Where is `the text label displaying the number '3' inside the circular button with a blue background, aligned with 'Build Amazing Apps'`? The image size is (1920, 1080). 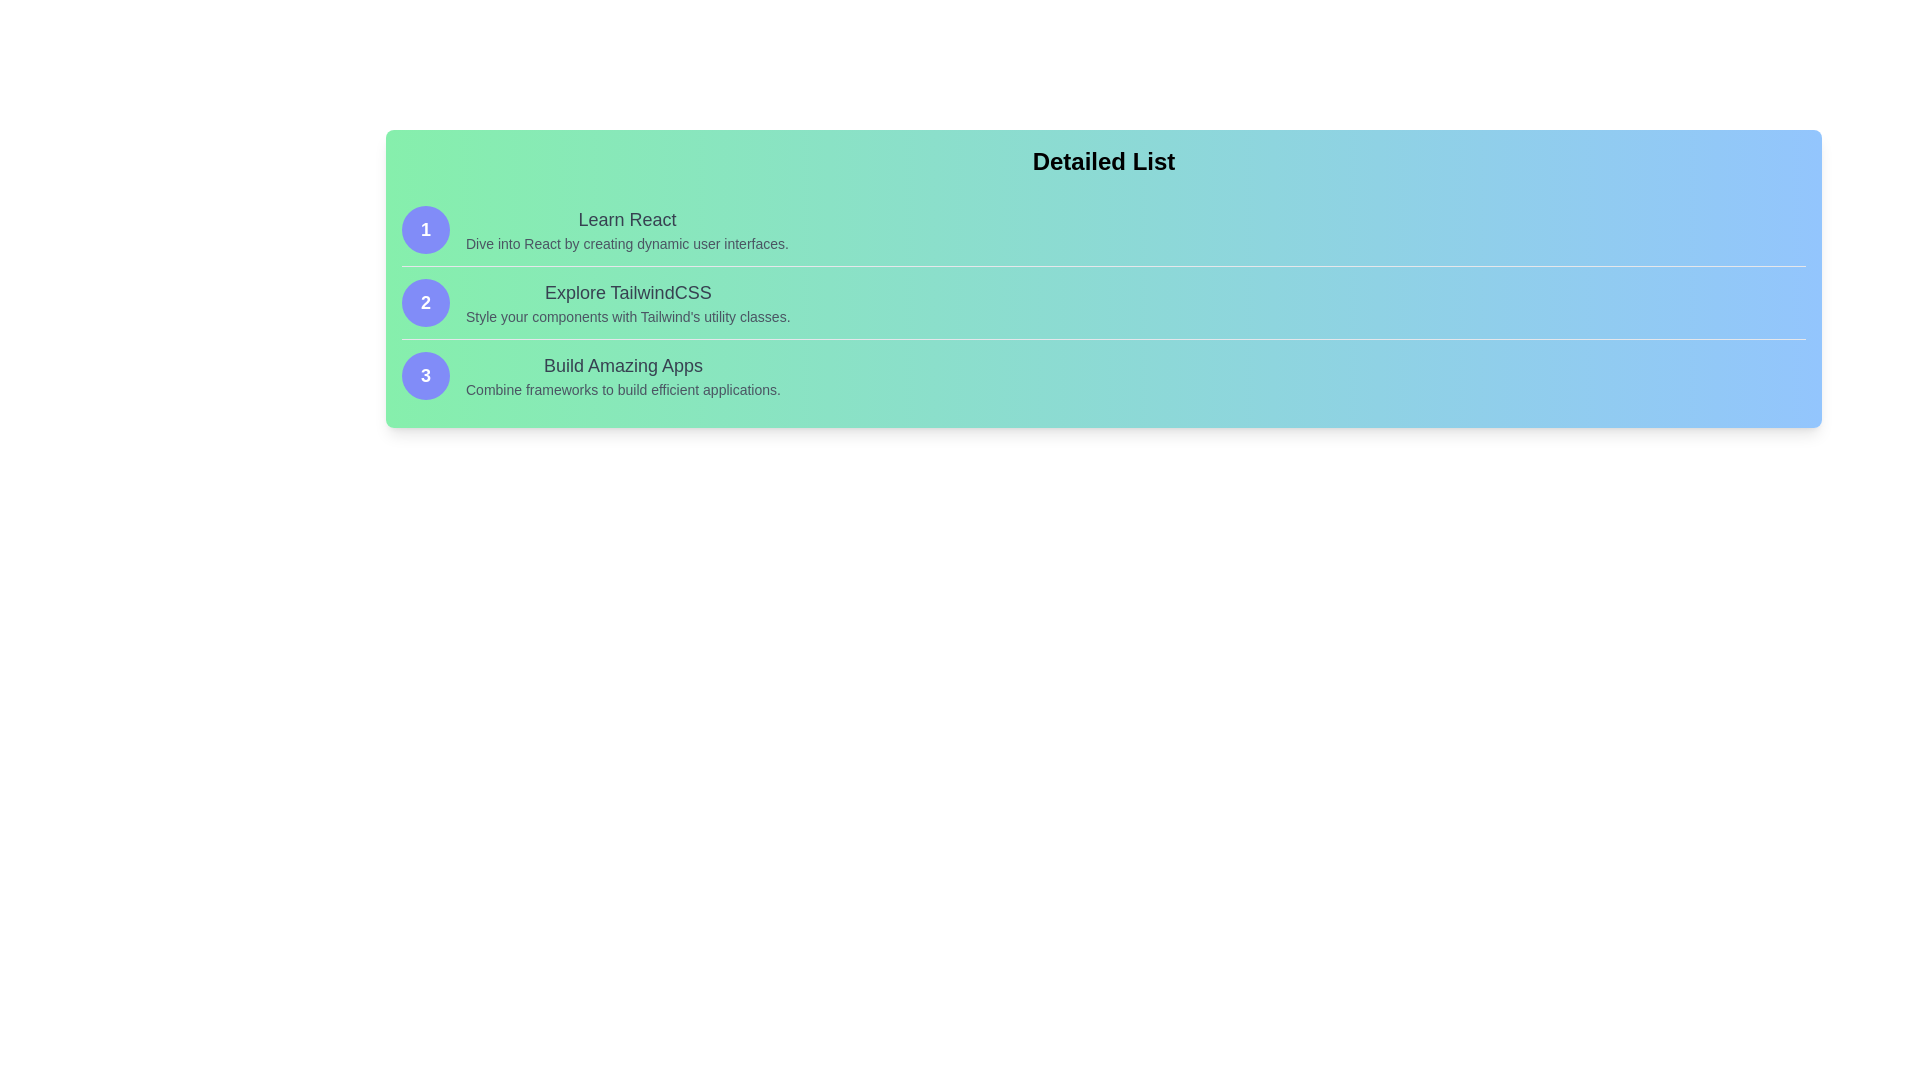 the text label displaying the number '3' inside the circular button with a blue background, aligned with 'Build Amazing Apps' is located at coordinates (425, 375).